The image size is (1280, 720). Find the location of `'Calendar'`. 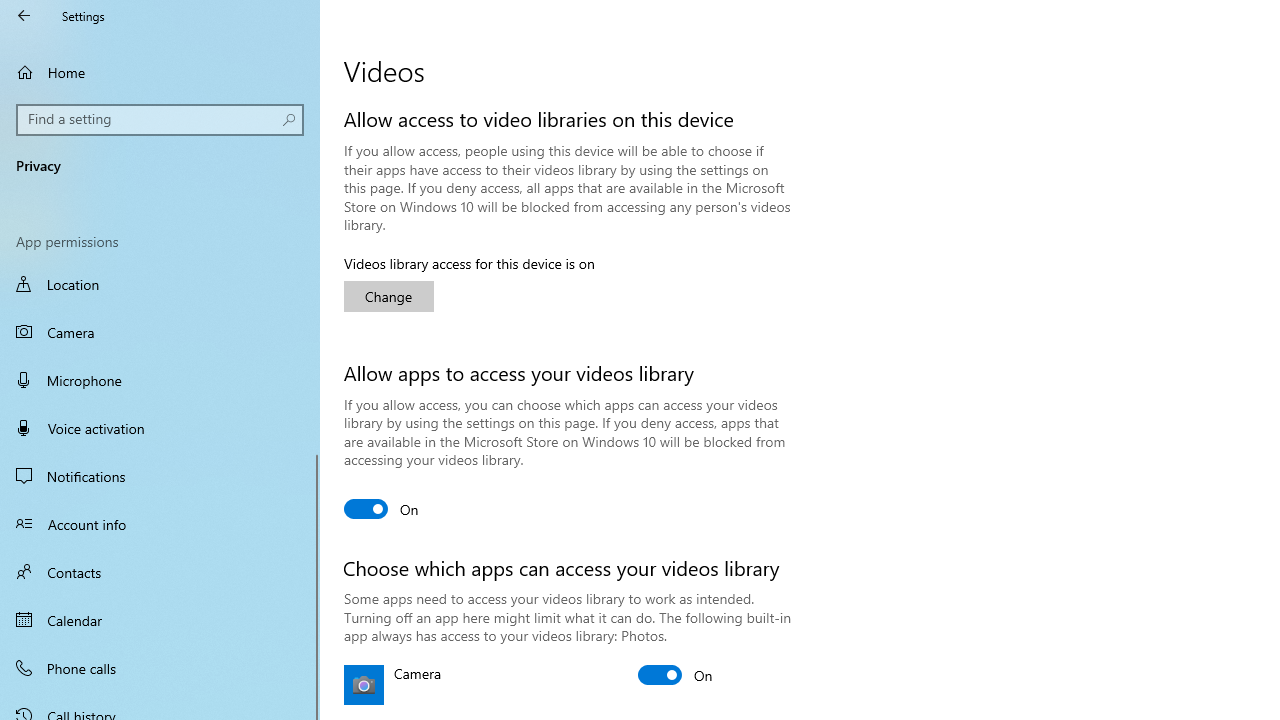

'Calendar' is located at coordinates (160, 618).